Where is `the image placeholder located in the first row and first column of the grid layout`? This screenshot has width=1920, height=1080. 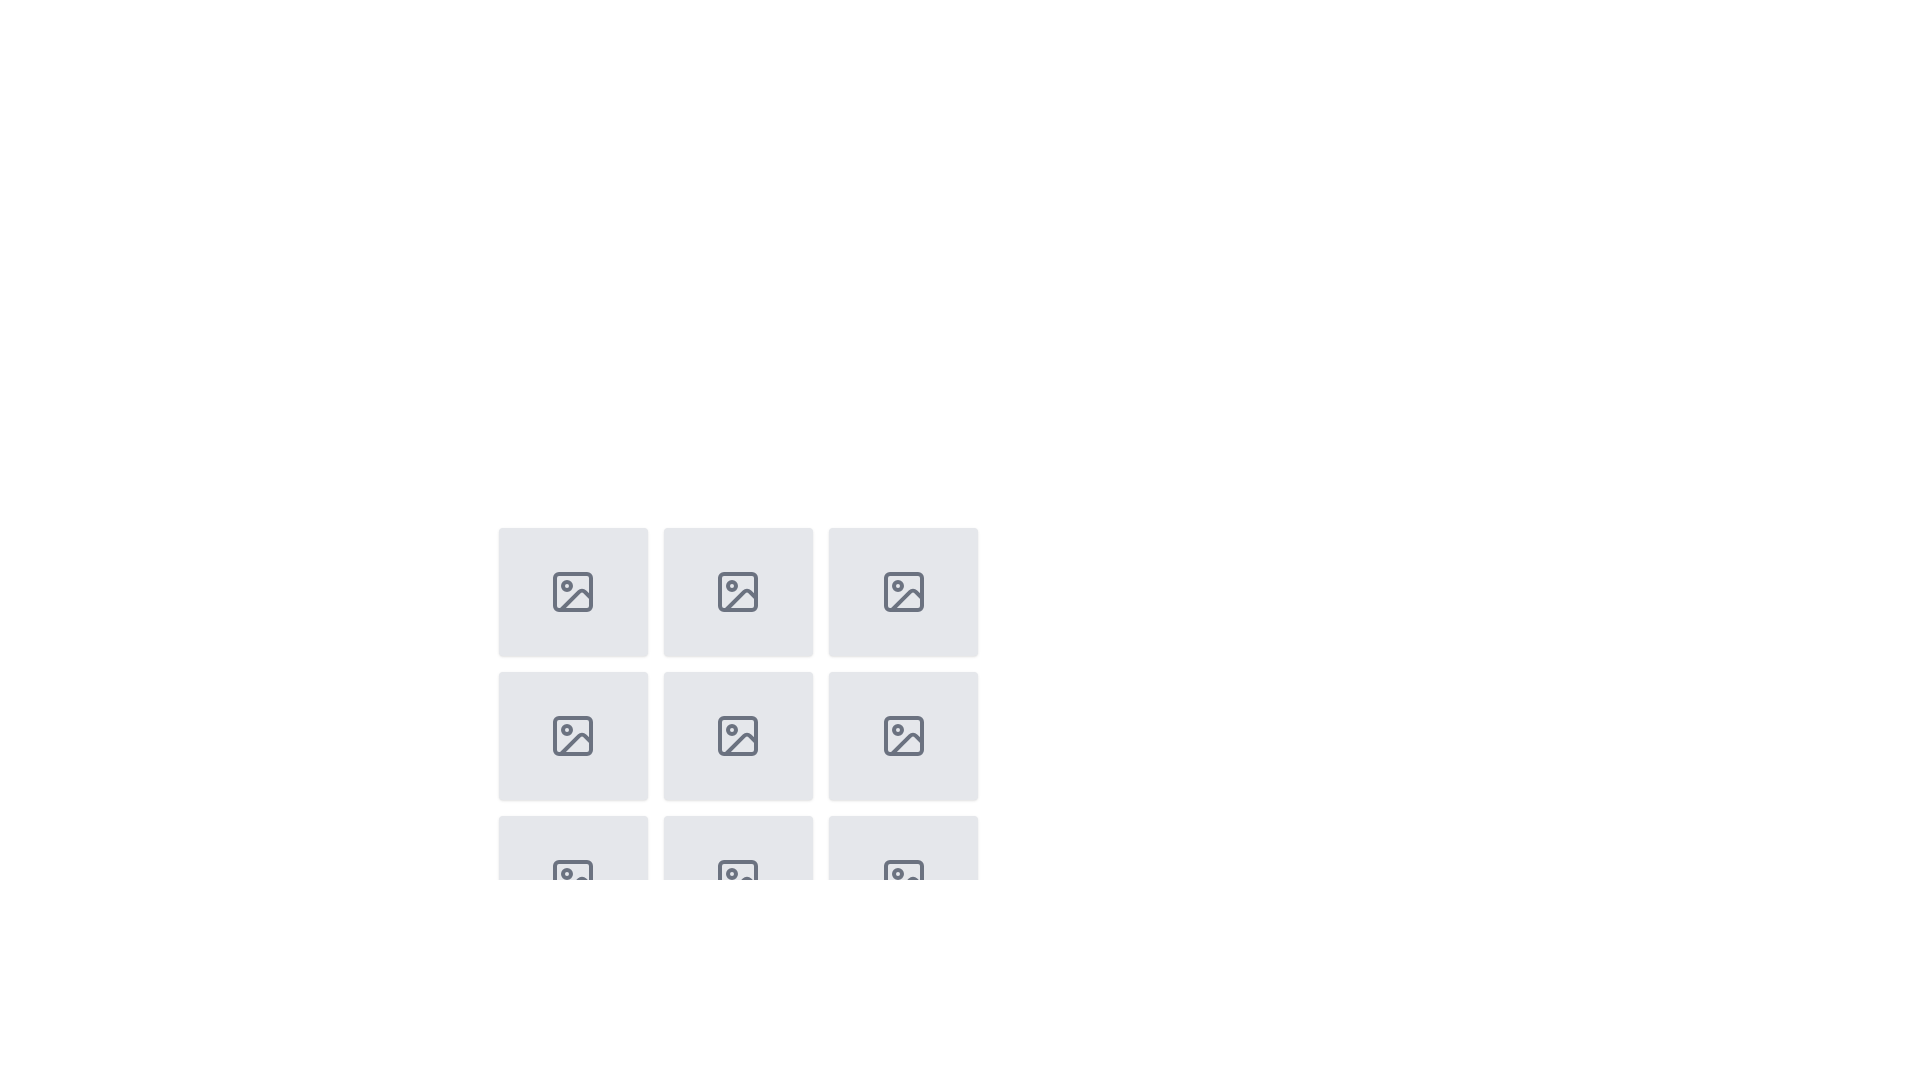
the image placeholder located in the first row and first column of the grid layout is located at coordinates (572, 590).